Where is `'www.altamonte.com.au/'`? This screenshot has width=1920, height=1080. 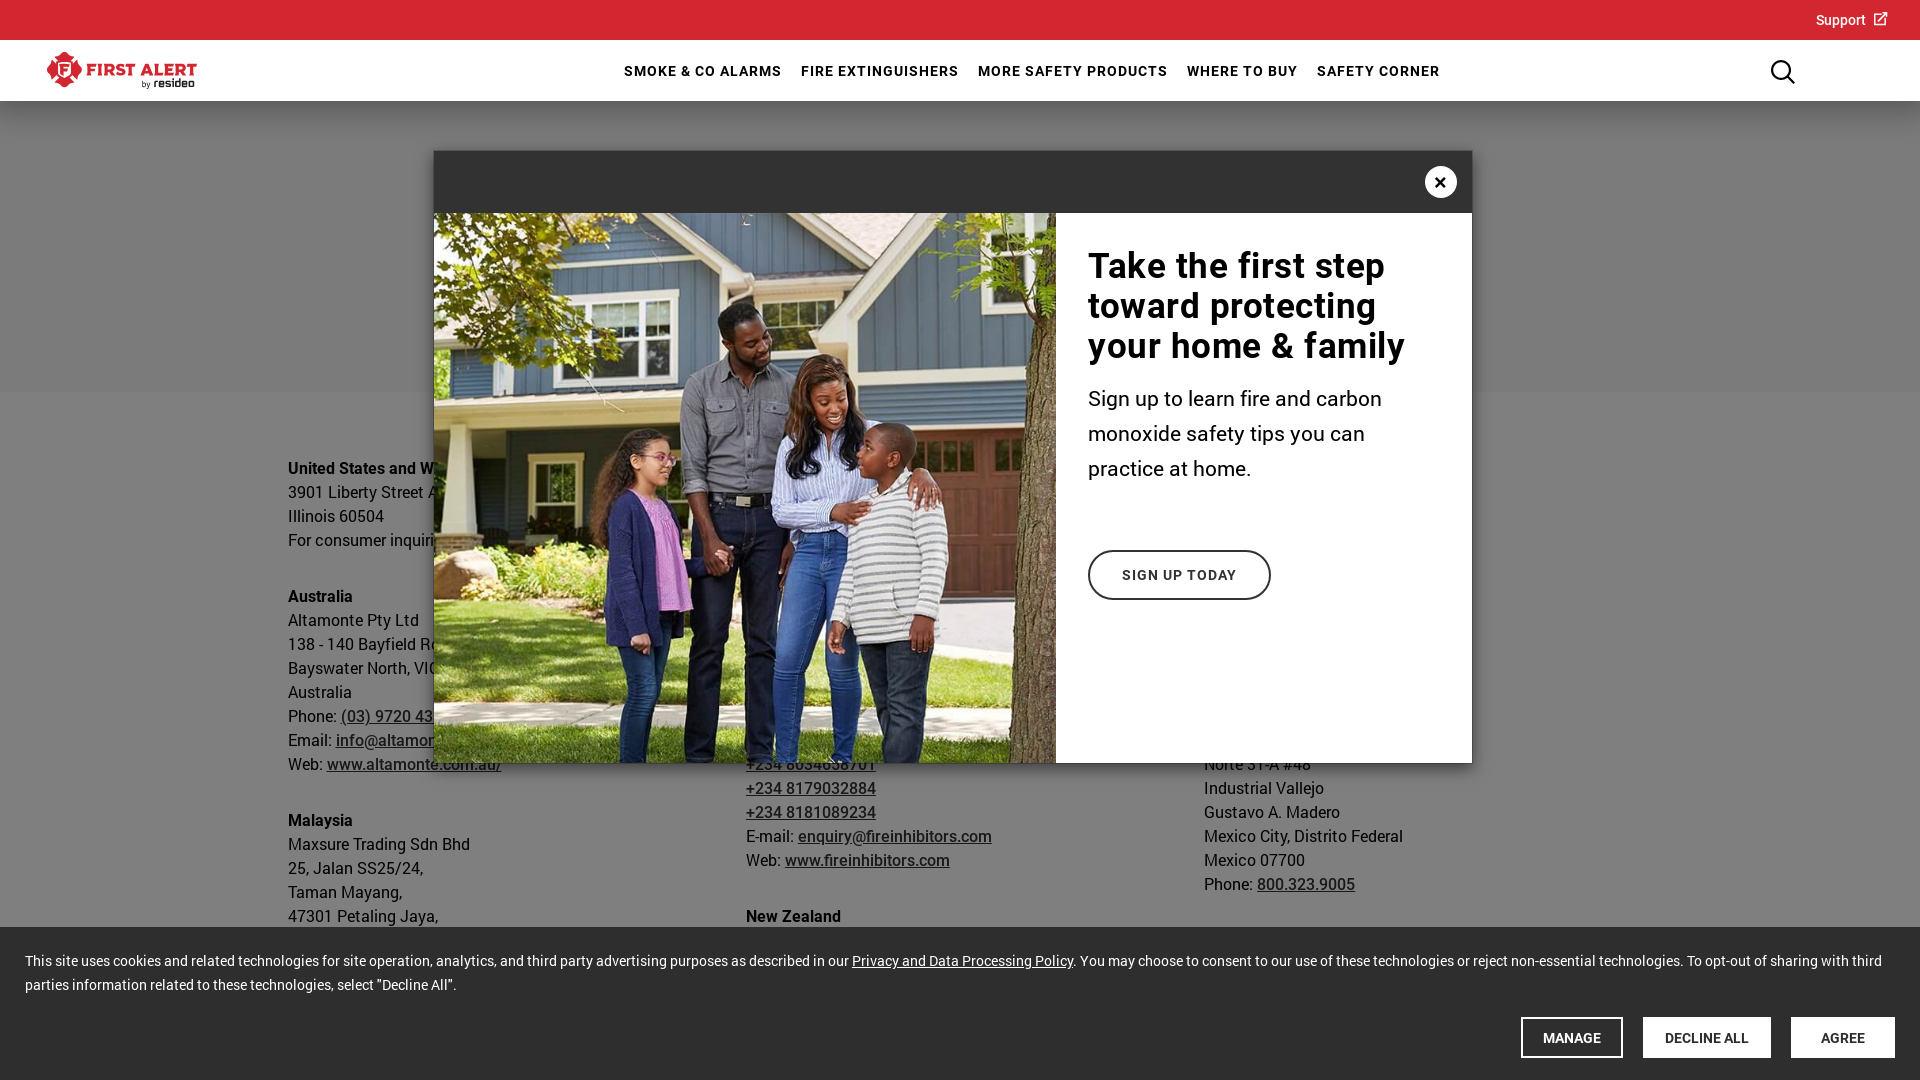 'www.altamonte.com.au/' is located at coordinates (326, 763).